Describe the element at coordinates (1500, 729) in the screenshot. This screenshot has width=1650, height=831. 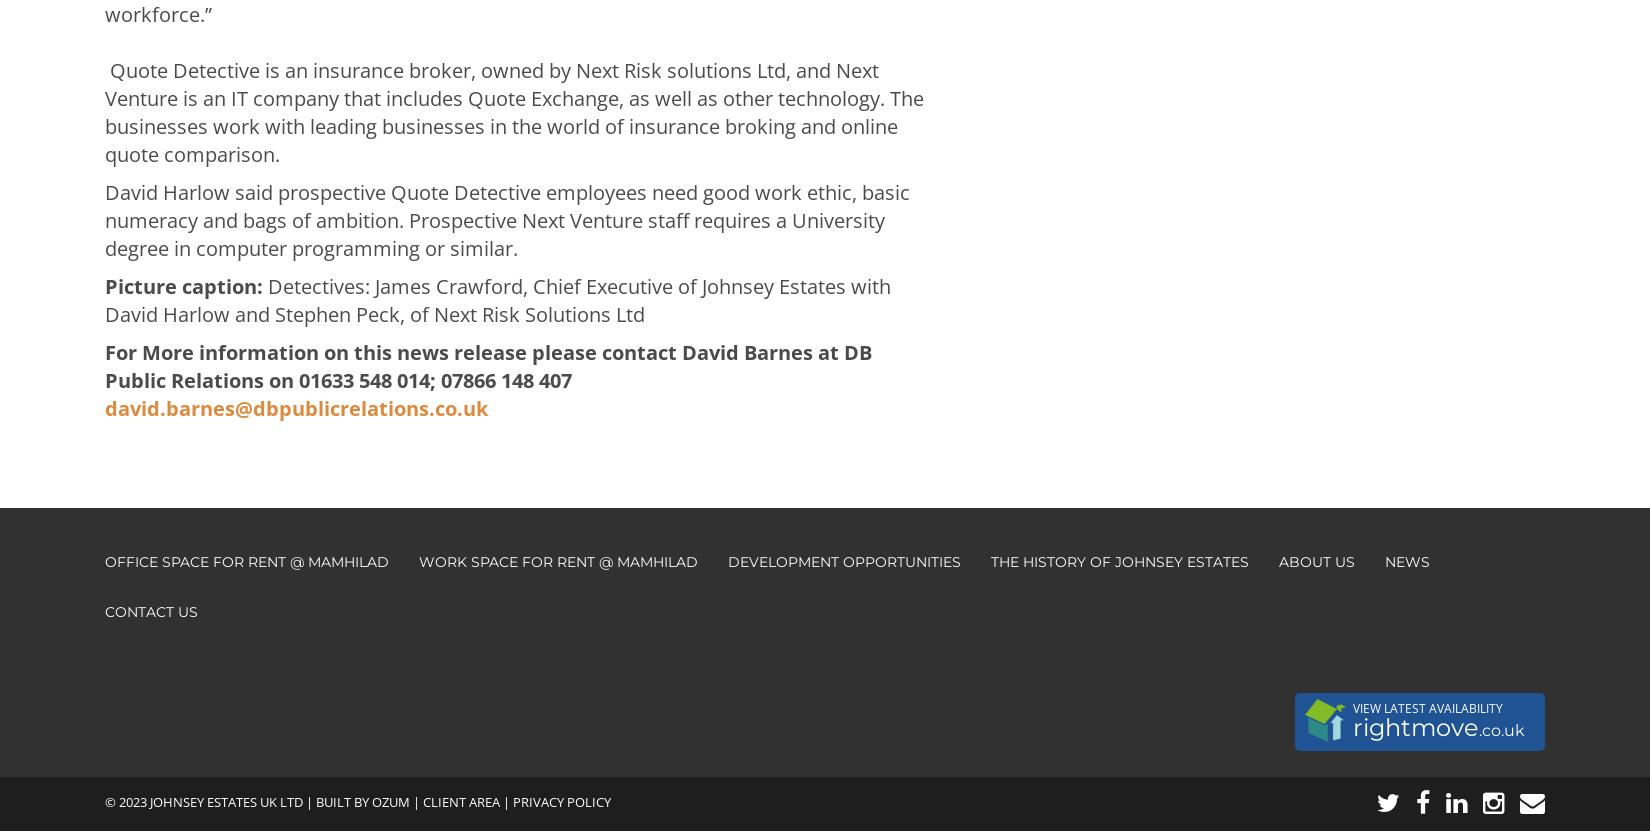
I see `'.co.uk'` at that location.